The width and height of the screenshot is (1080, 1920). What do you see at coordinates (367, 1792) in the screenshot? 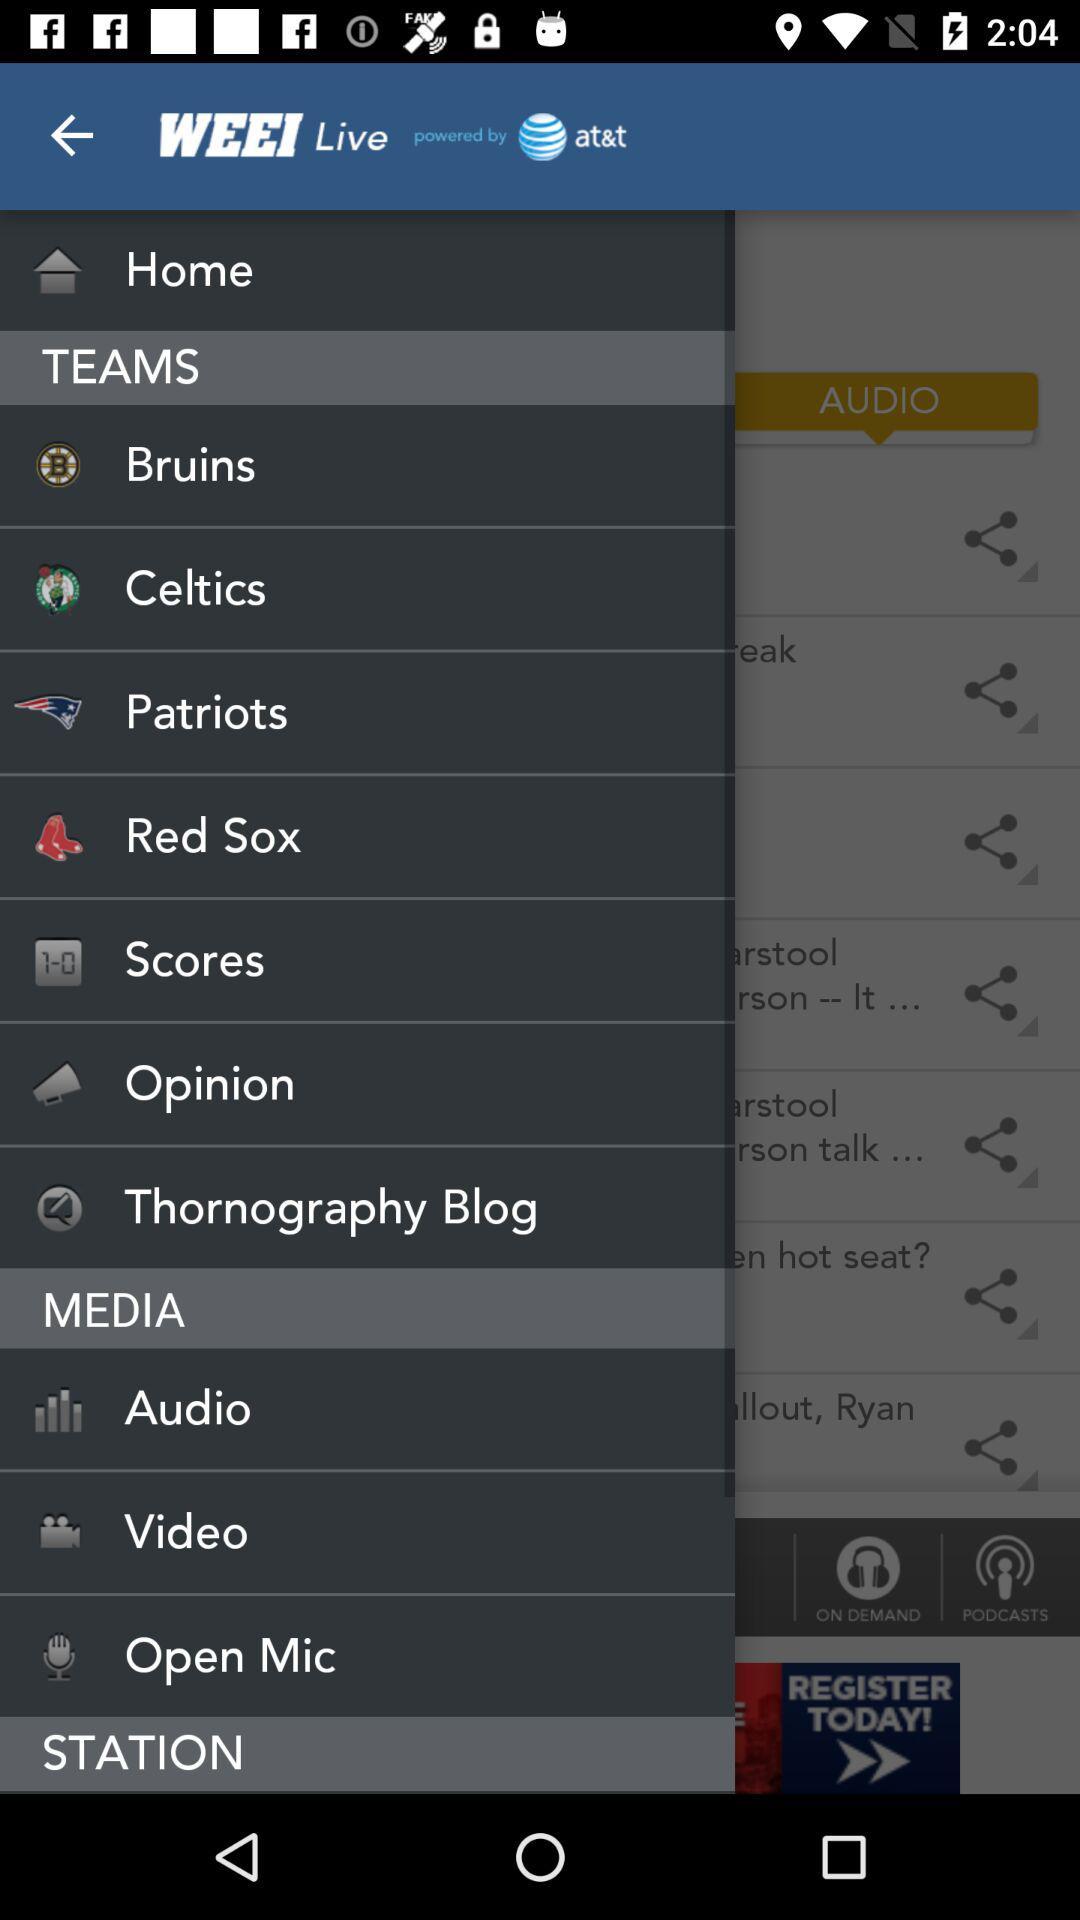
I see `listen to weei icon` at bounding box center [367, 1792].